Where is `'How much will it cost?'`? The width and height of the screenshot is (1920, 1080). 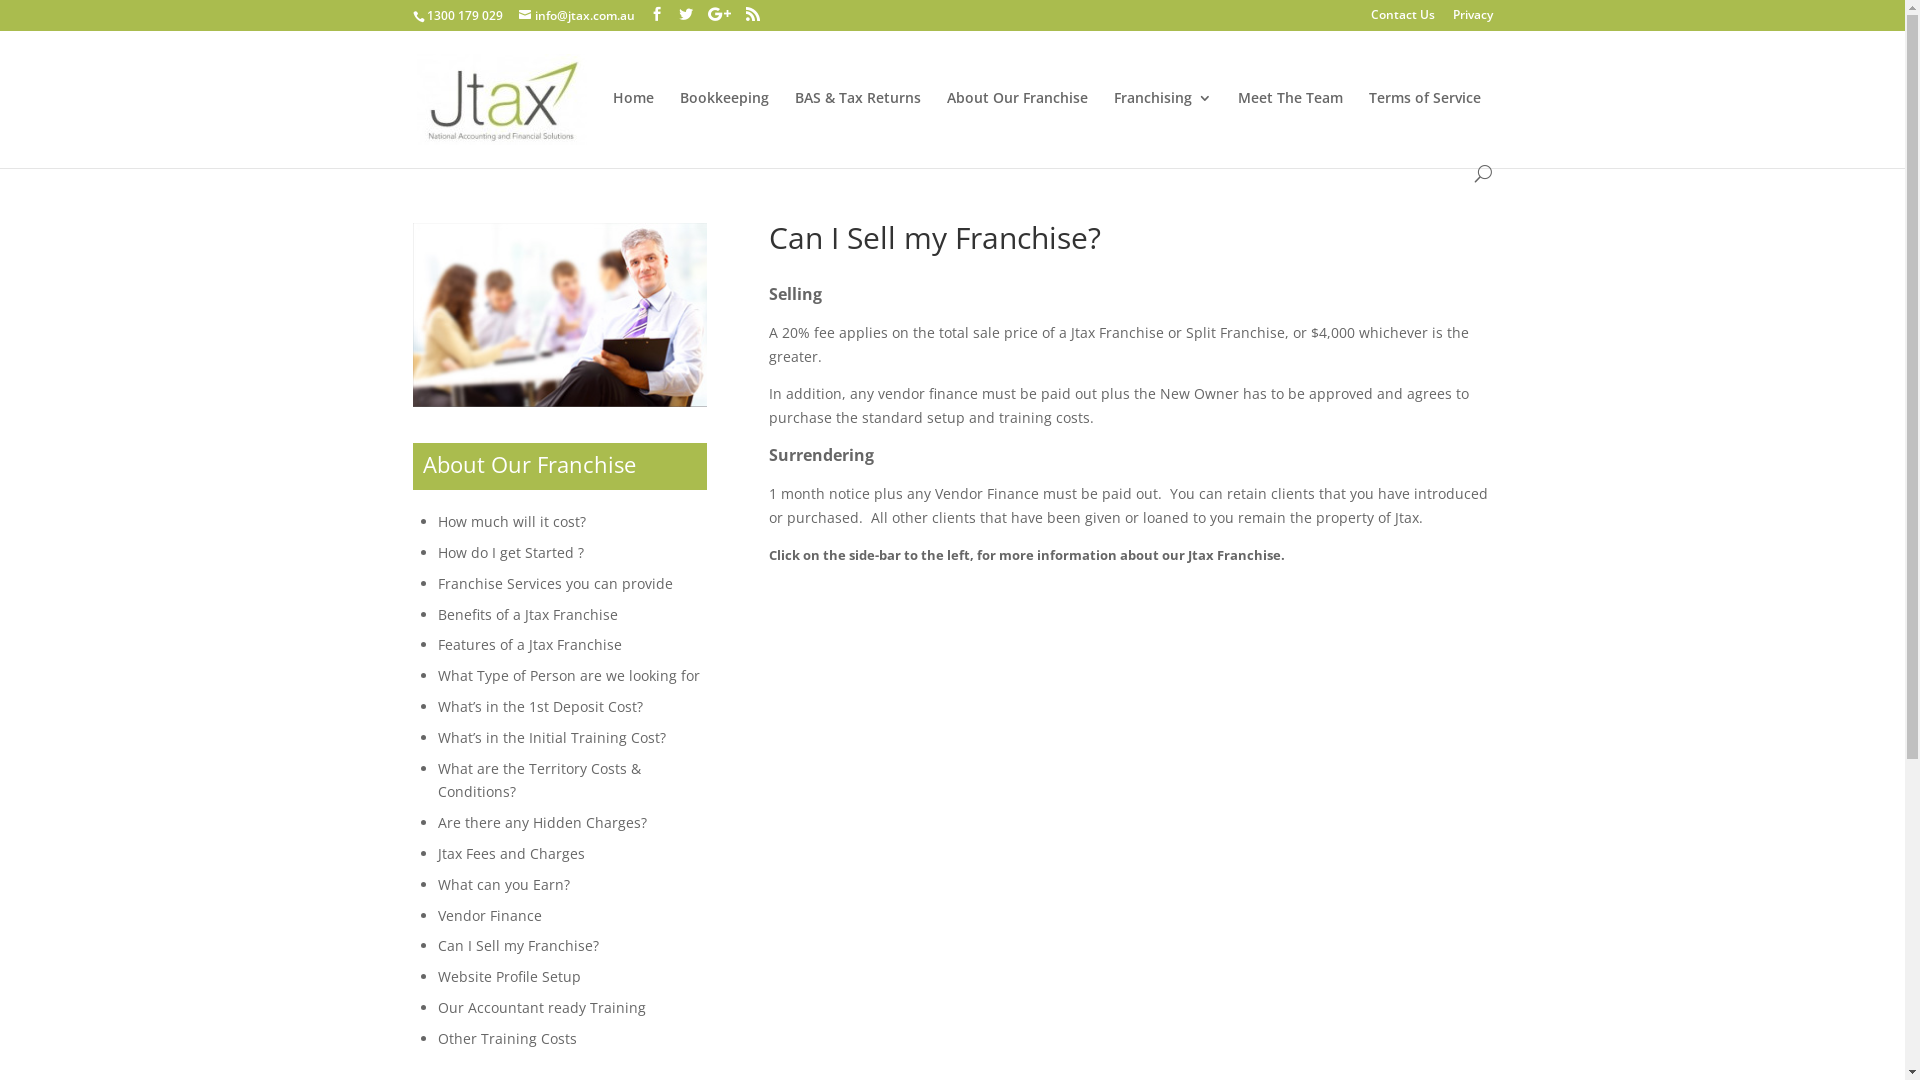
'How much will it cost?' is located at coordinates (512, 520).